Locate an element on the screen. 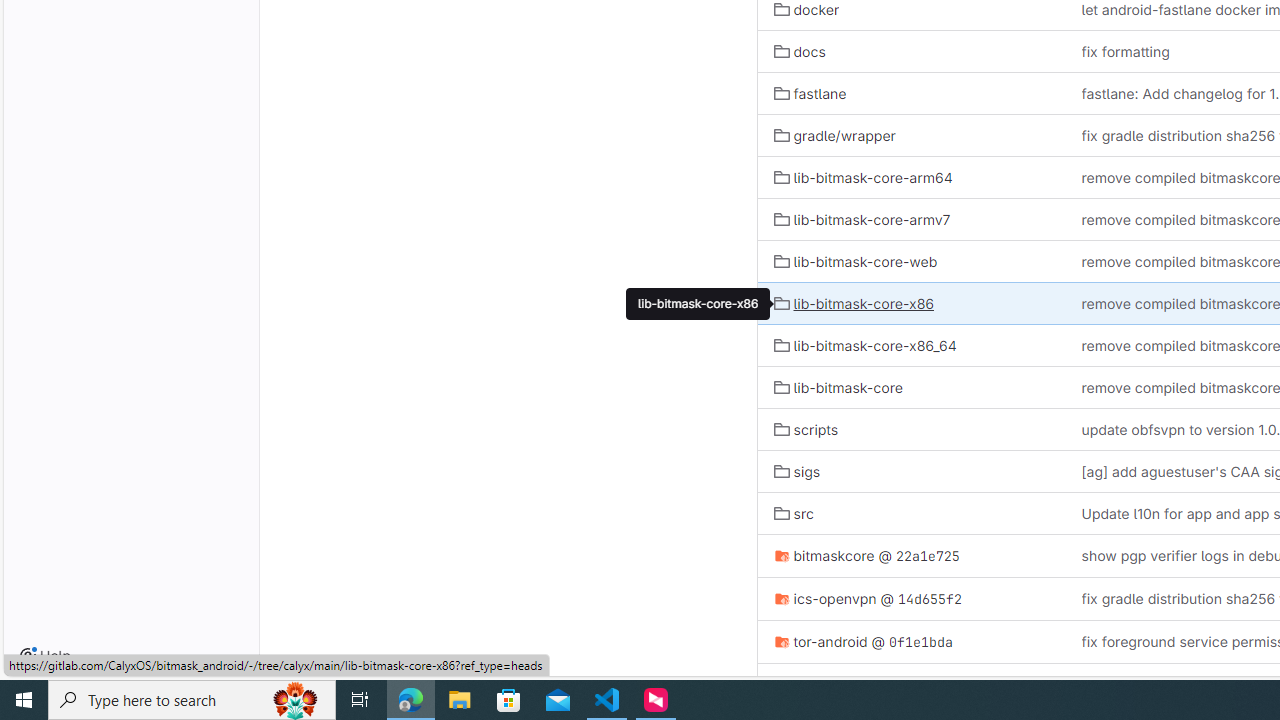  'tor-android @ 0f1e1bda' is located at coordinates (910, 641).